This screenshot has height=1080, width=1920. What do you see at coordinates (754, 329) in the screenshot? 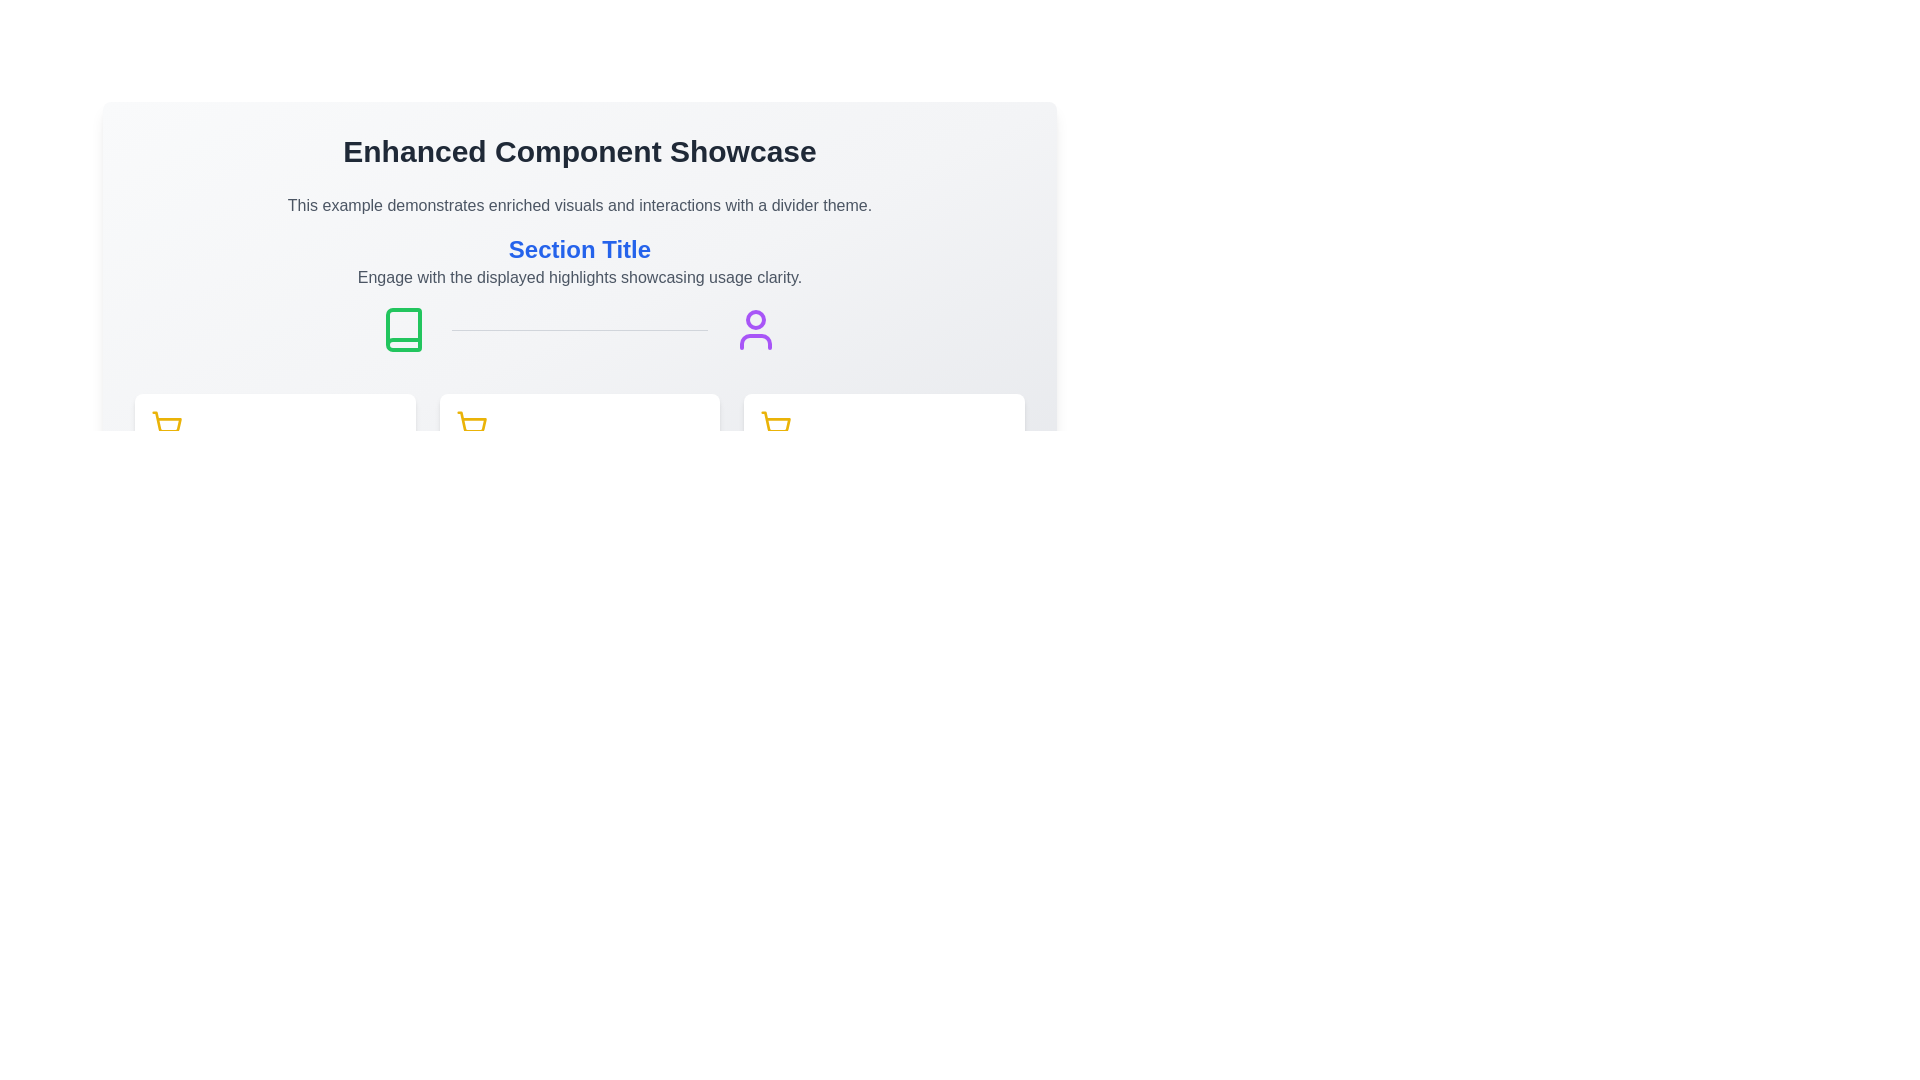
I see `the user profile icon located below the title 'Section Title', which is the third icon from the left among a trio of symbols` at bounding box center [754, 329].